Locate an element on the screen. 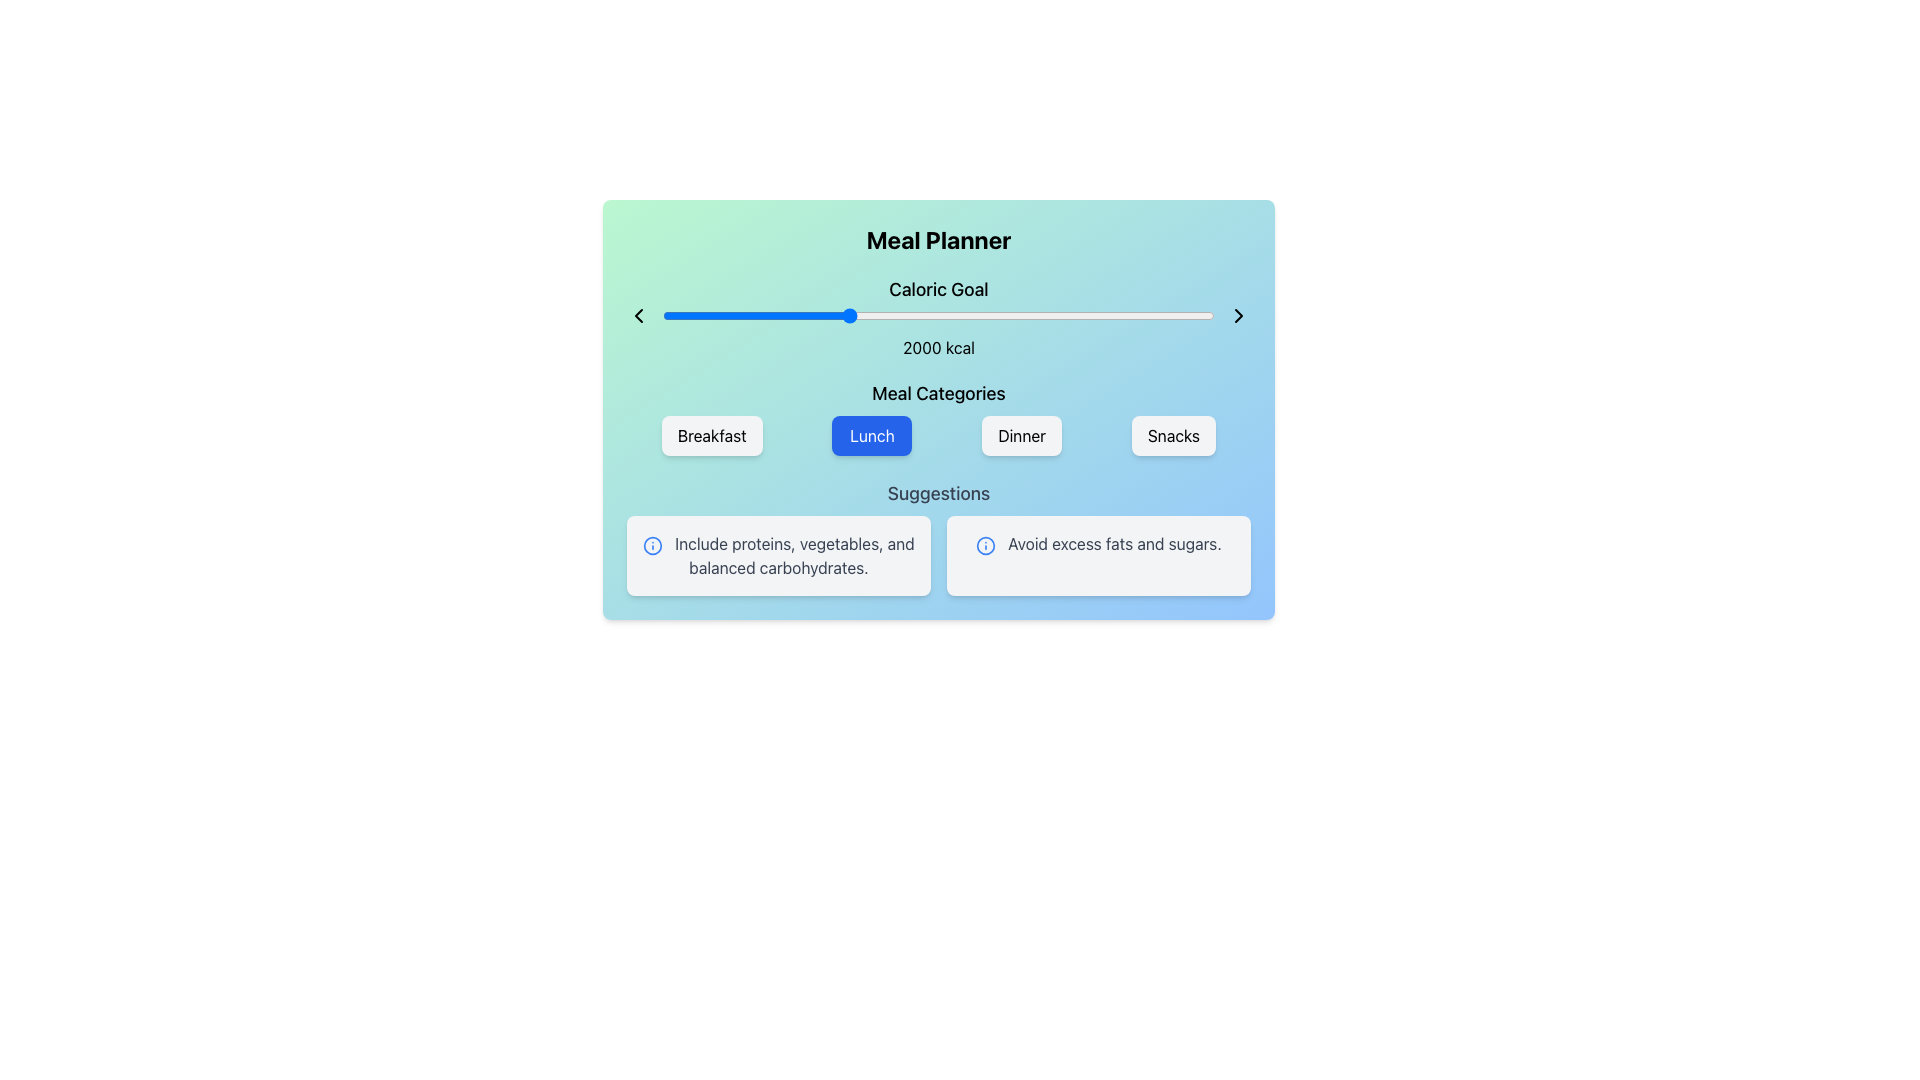  text content of the 'Suggestions' text block located at the bottom center of the 'Meal Planner' card, which includes dietary recommendations and advice against excessive fats and sugars is located at coordinates (938, 536).